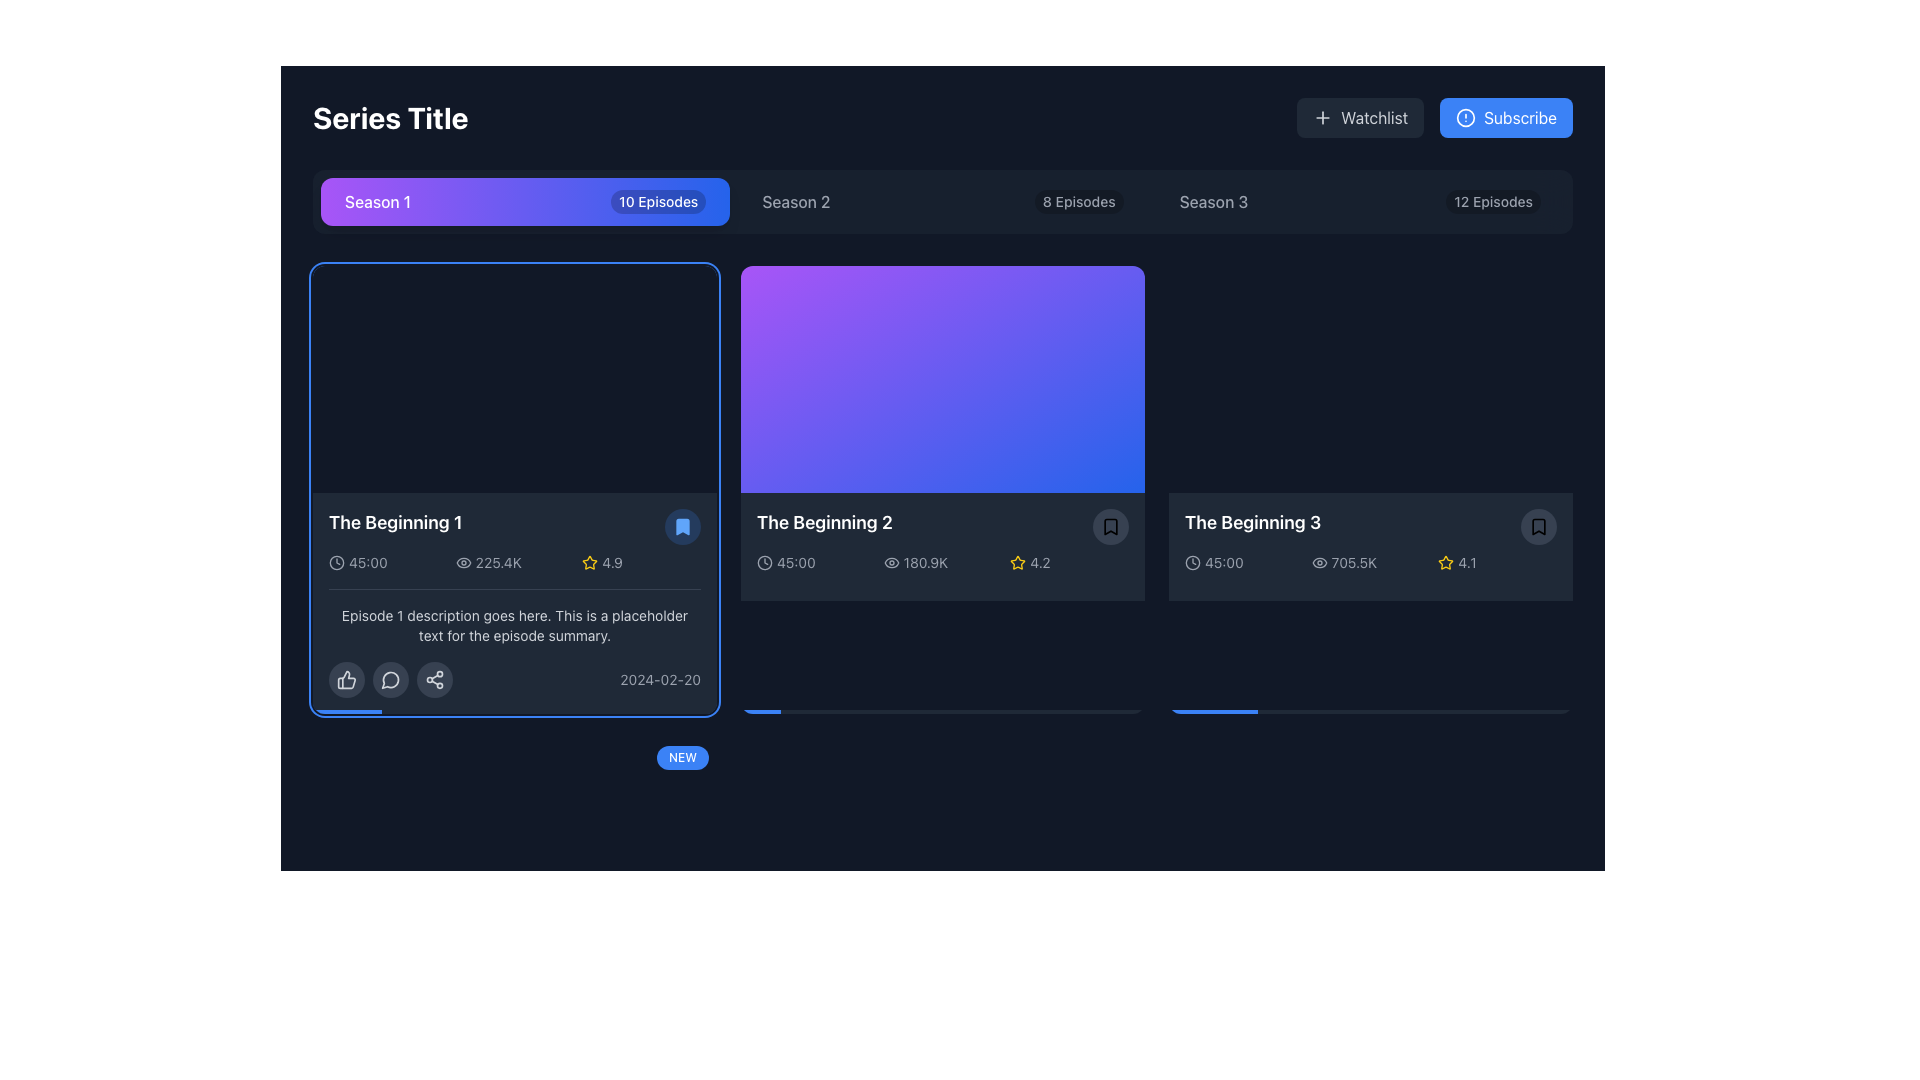 This screenshot has height=1080, width=1920. Describe the element at coordinates (336, 563) in the screenshot. I see `the clock icon, which features a circular outline with minimalist design and is located at the start of a horizontal cluster containing the time duration '45:00'` at that location.